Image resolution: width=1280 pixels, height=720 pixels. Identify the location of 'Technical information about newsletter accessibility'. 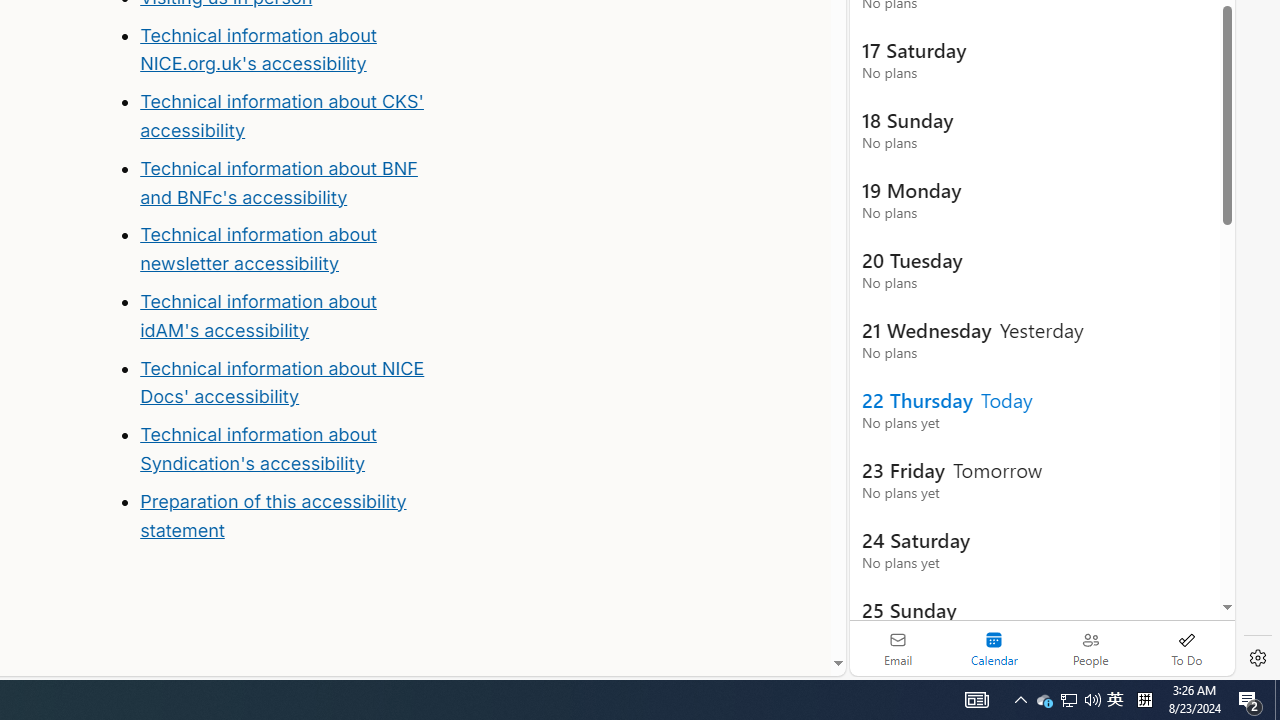
(257, 248).